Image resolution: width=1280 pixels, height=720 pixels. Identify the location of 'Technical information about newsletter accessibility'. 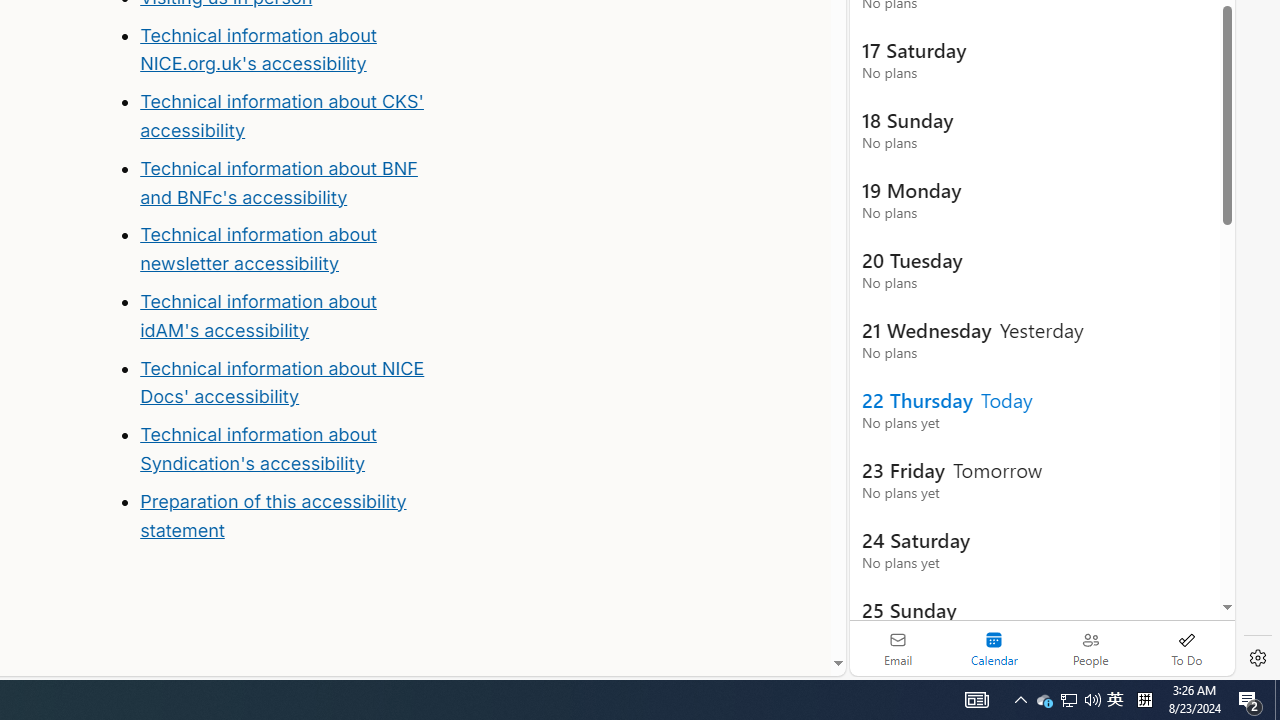
(257, 248).